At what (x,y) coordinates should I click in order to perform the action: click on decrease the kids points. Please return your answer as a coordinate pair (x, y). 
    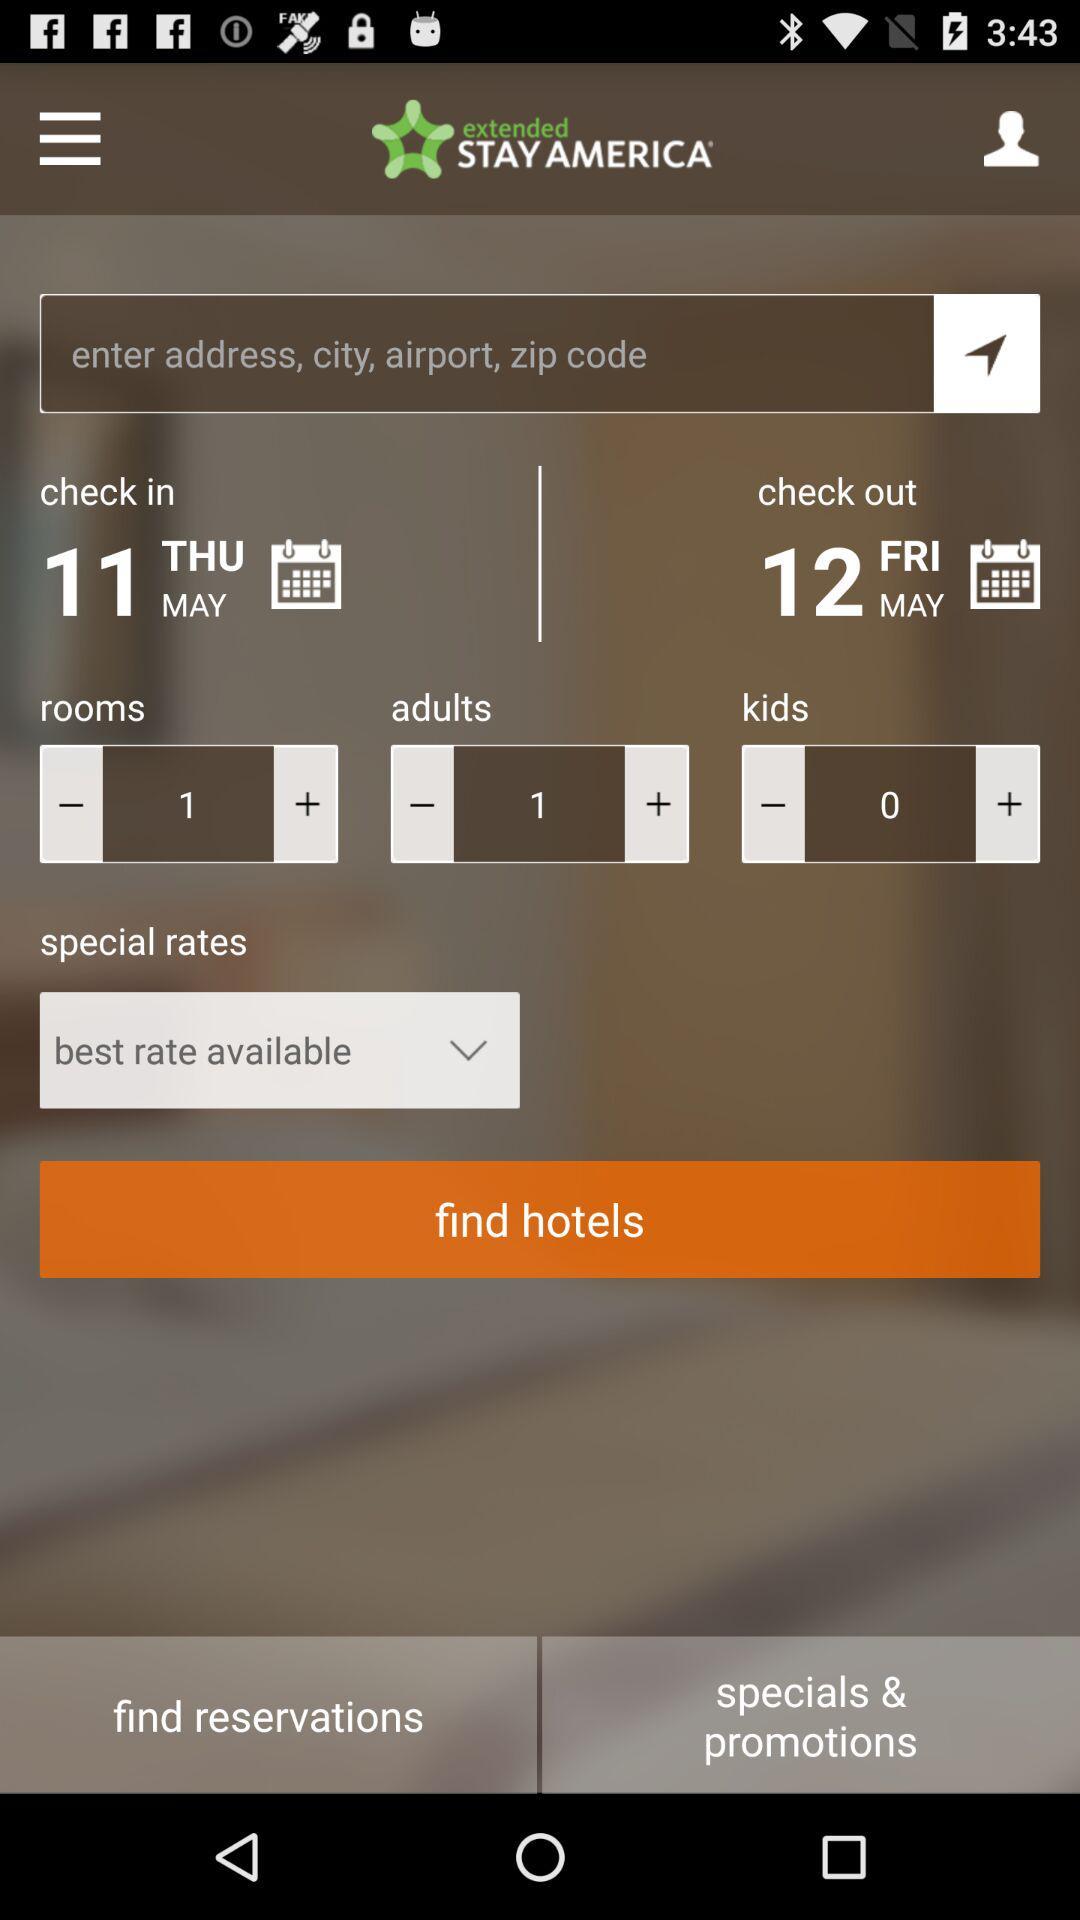
    Looking at the image, I should click on (772, 803).